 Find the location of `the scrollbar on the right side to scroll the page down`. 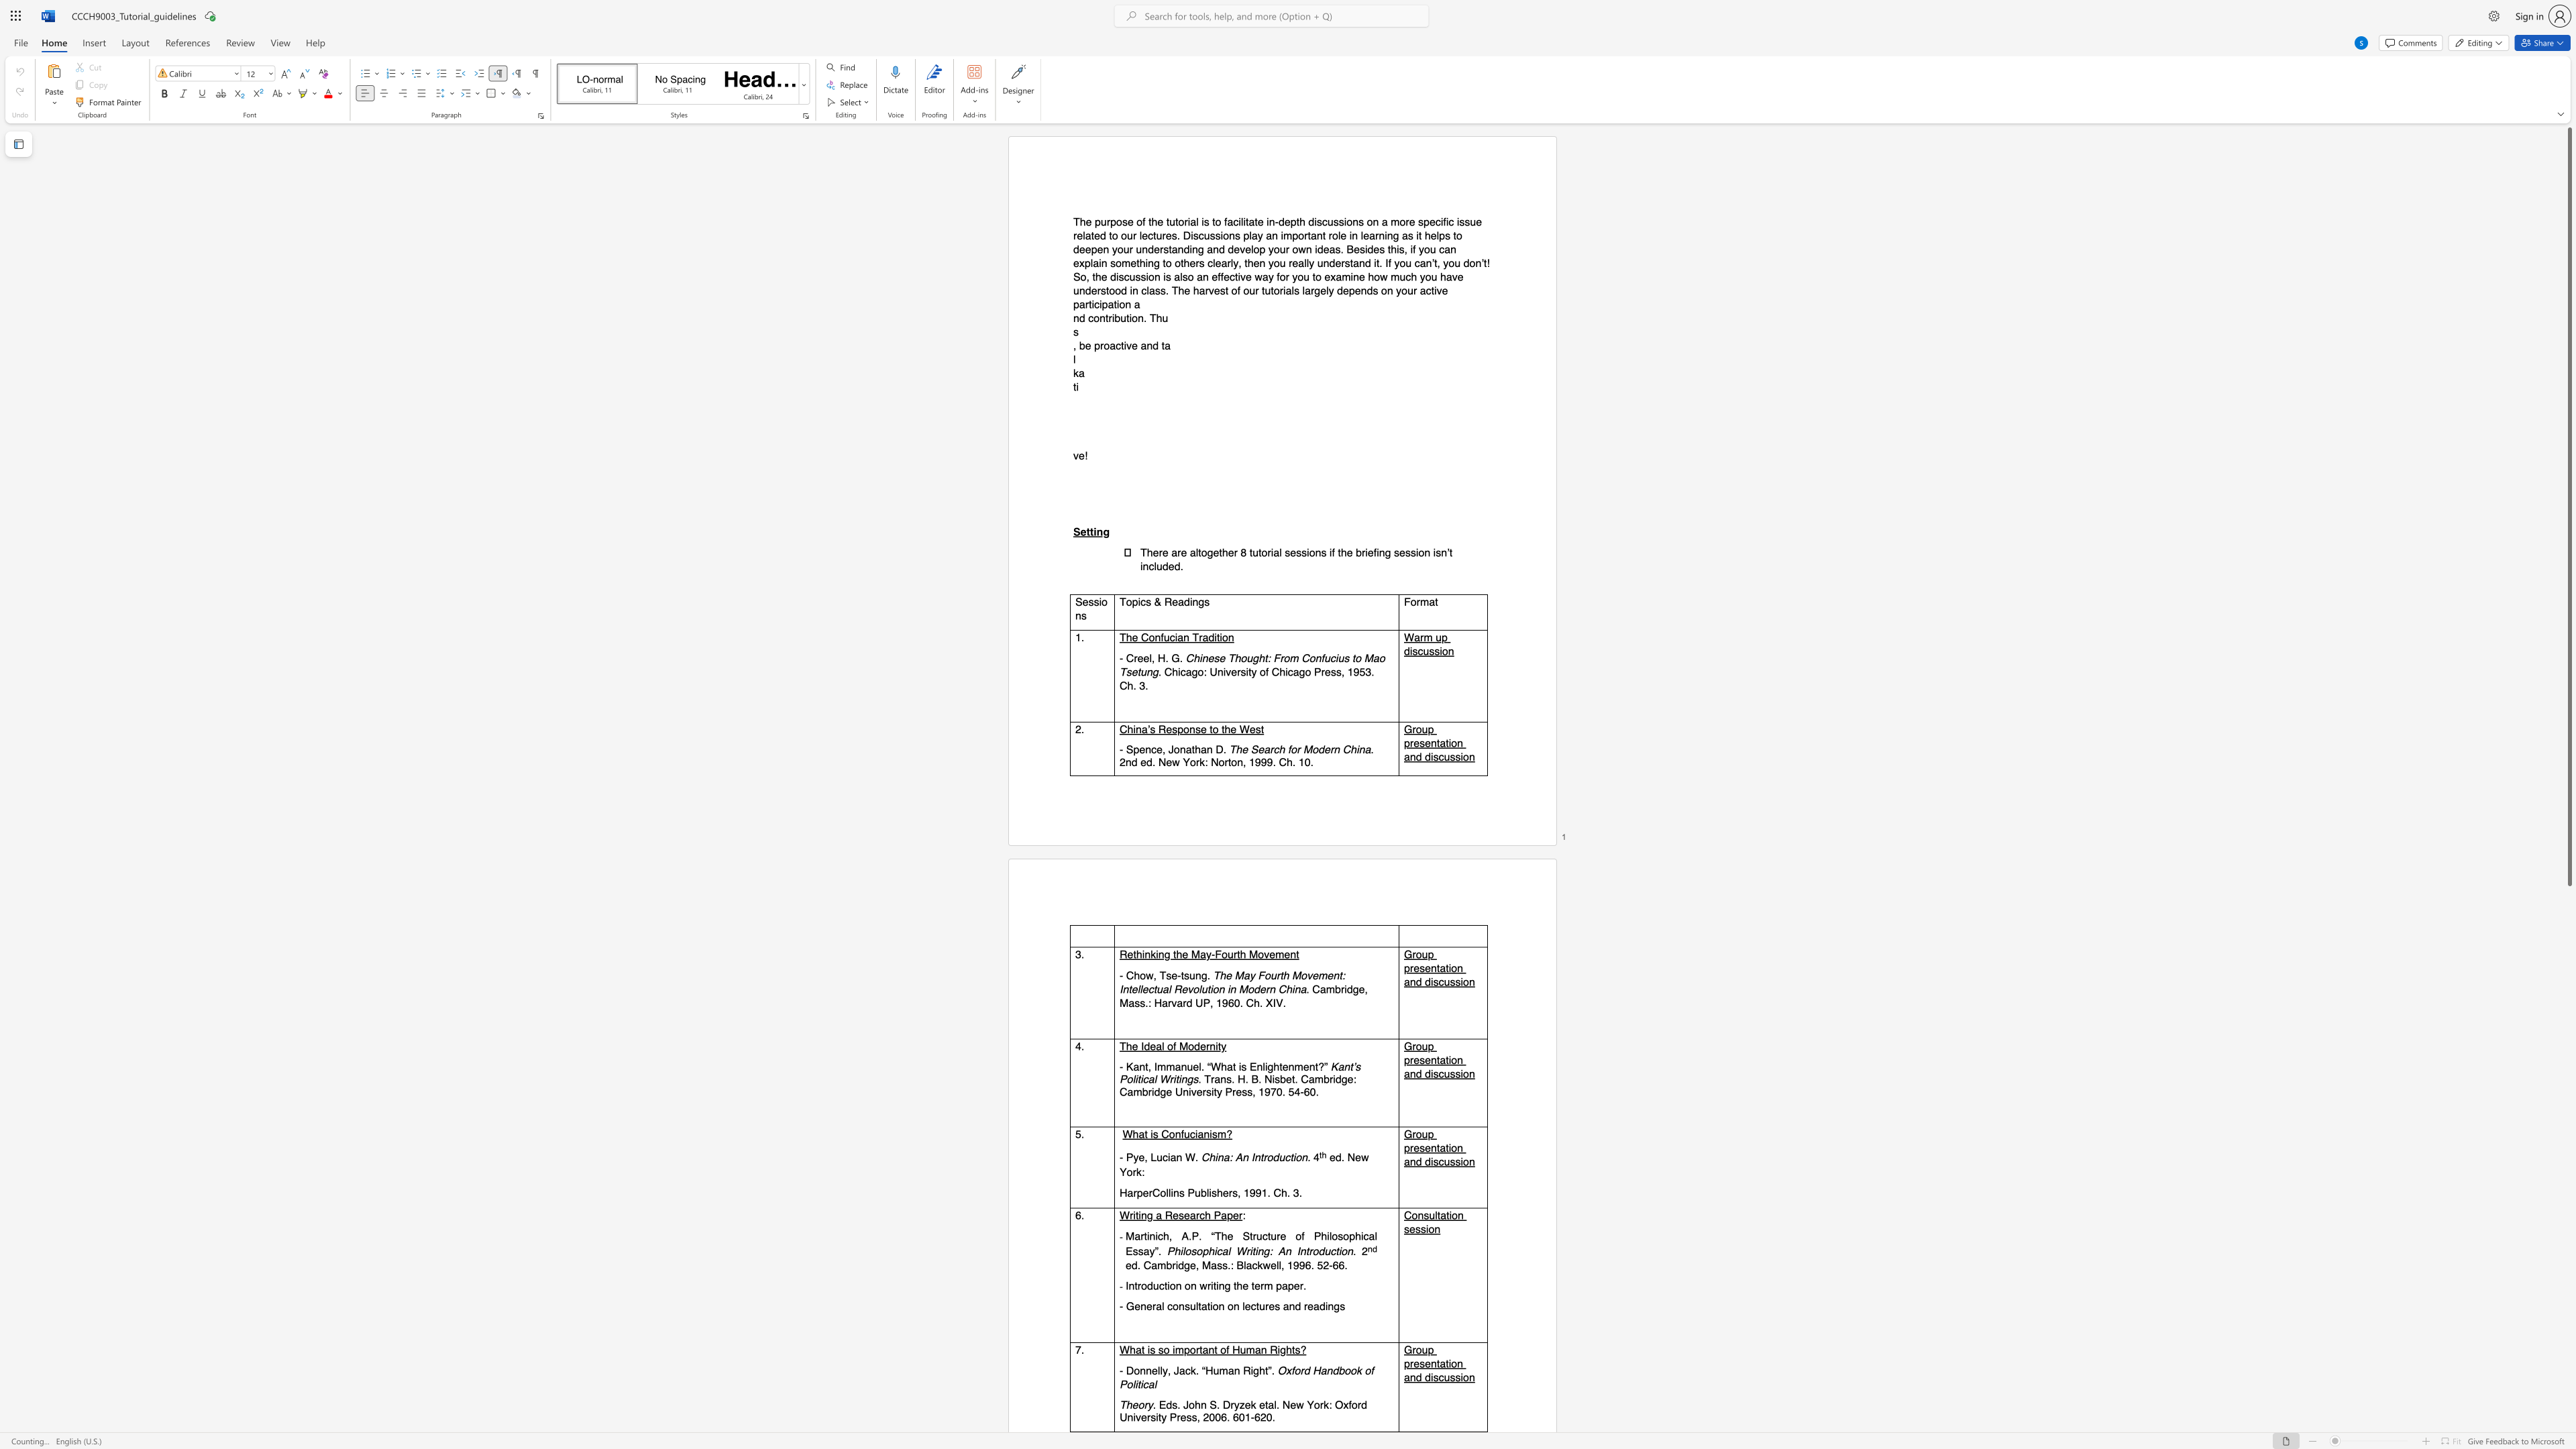

the scrollbar on the right side to scroll the page down is located at coordinates (2568, 1381).